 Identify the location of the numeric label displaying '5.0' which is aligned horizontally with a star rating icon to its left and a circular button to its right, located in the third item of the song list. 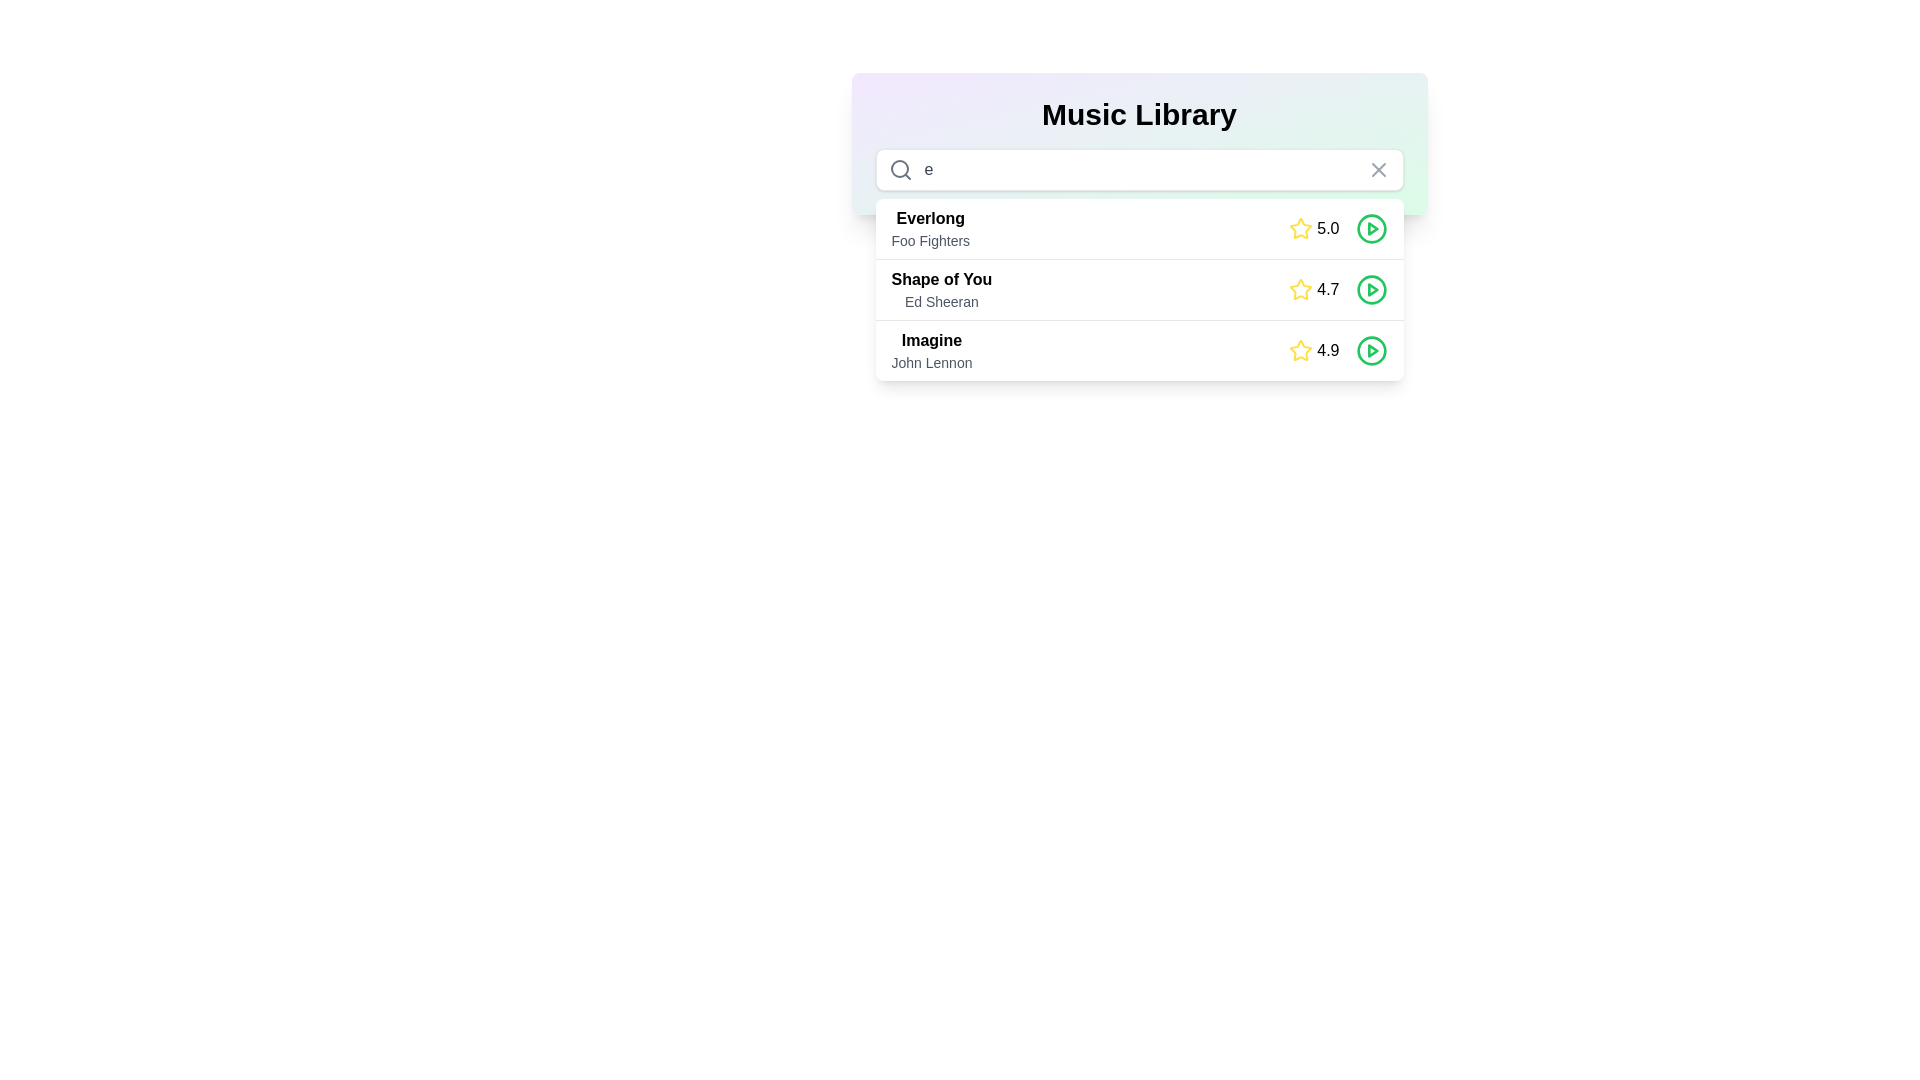
(1328, 227).